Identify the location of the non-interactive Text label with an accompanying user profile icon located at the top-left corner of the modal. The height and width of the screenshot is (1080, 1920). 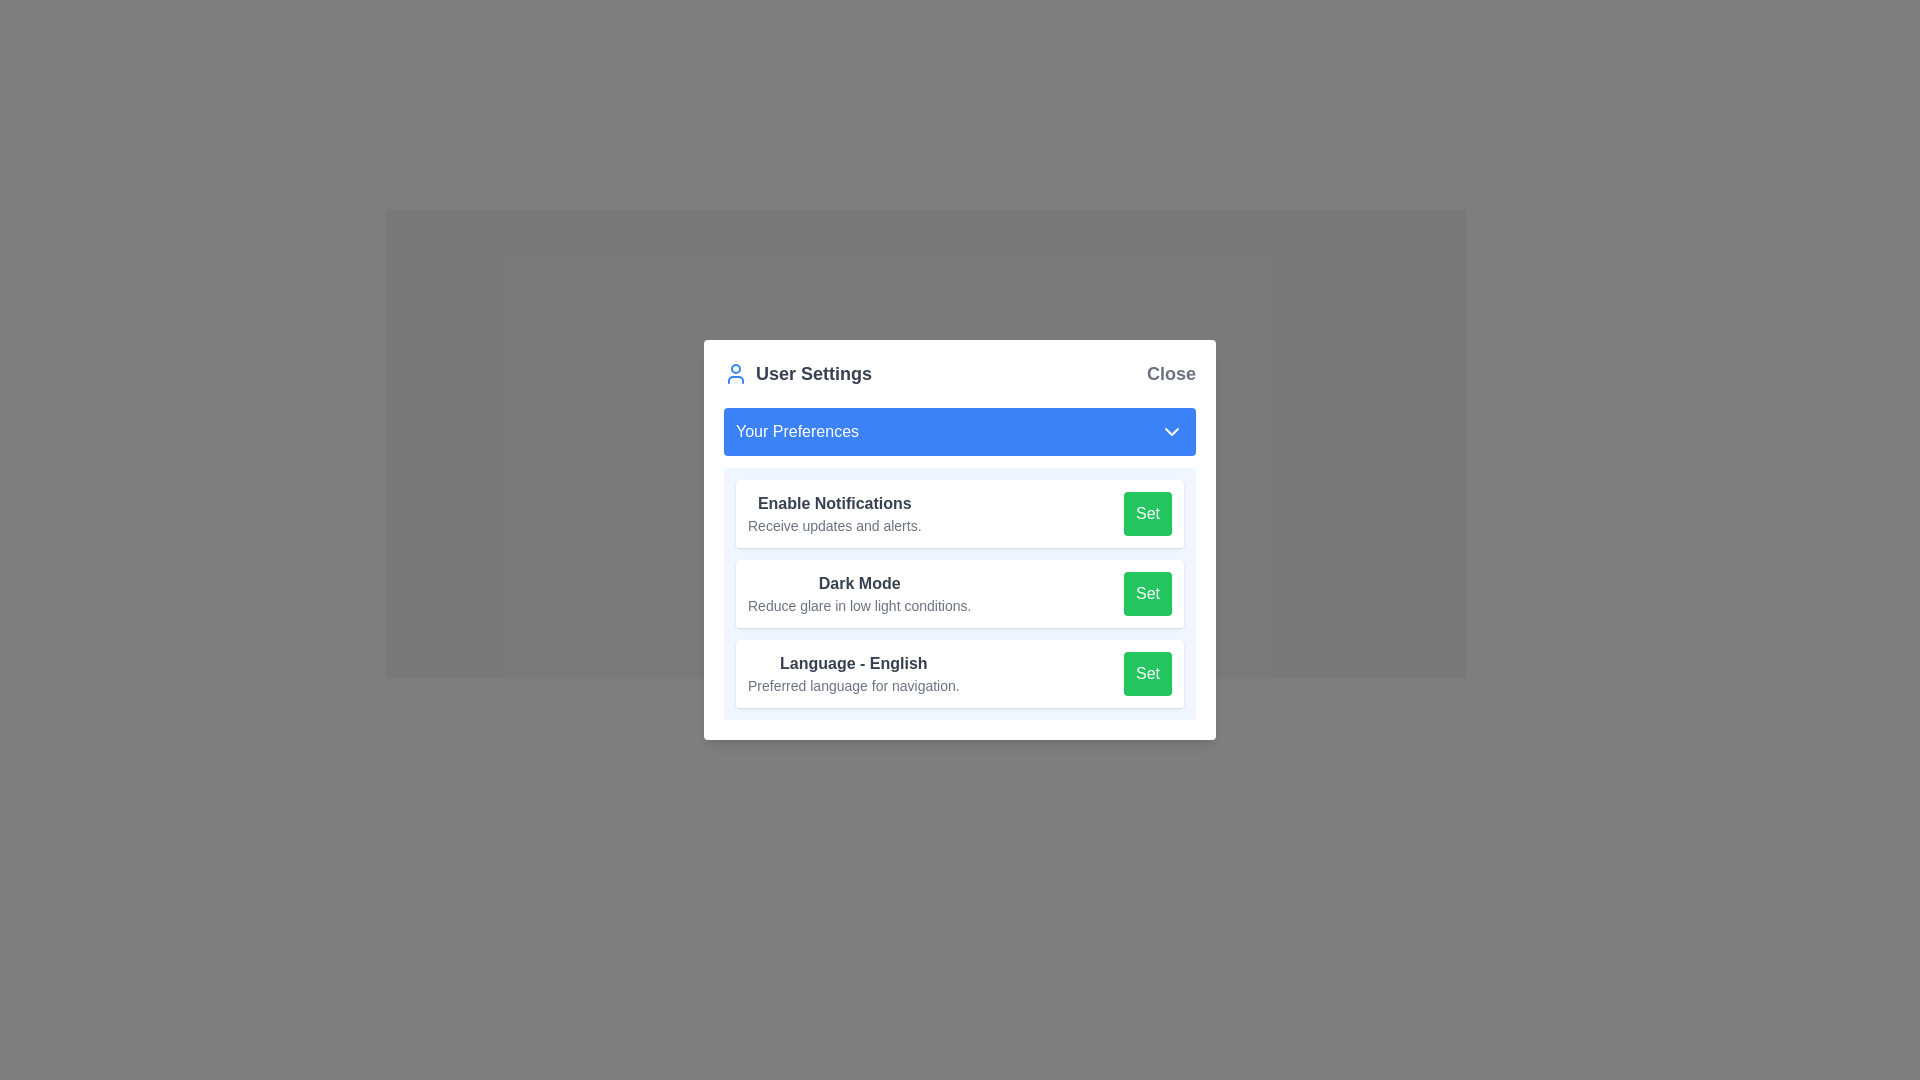
(796, 374).